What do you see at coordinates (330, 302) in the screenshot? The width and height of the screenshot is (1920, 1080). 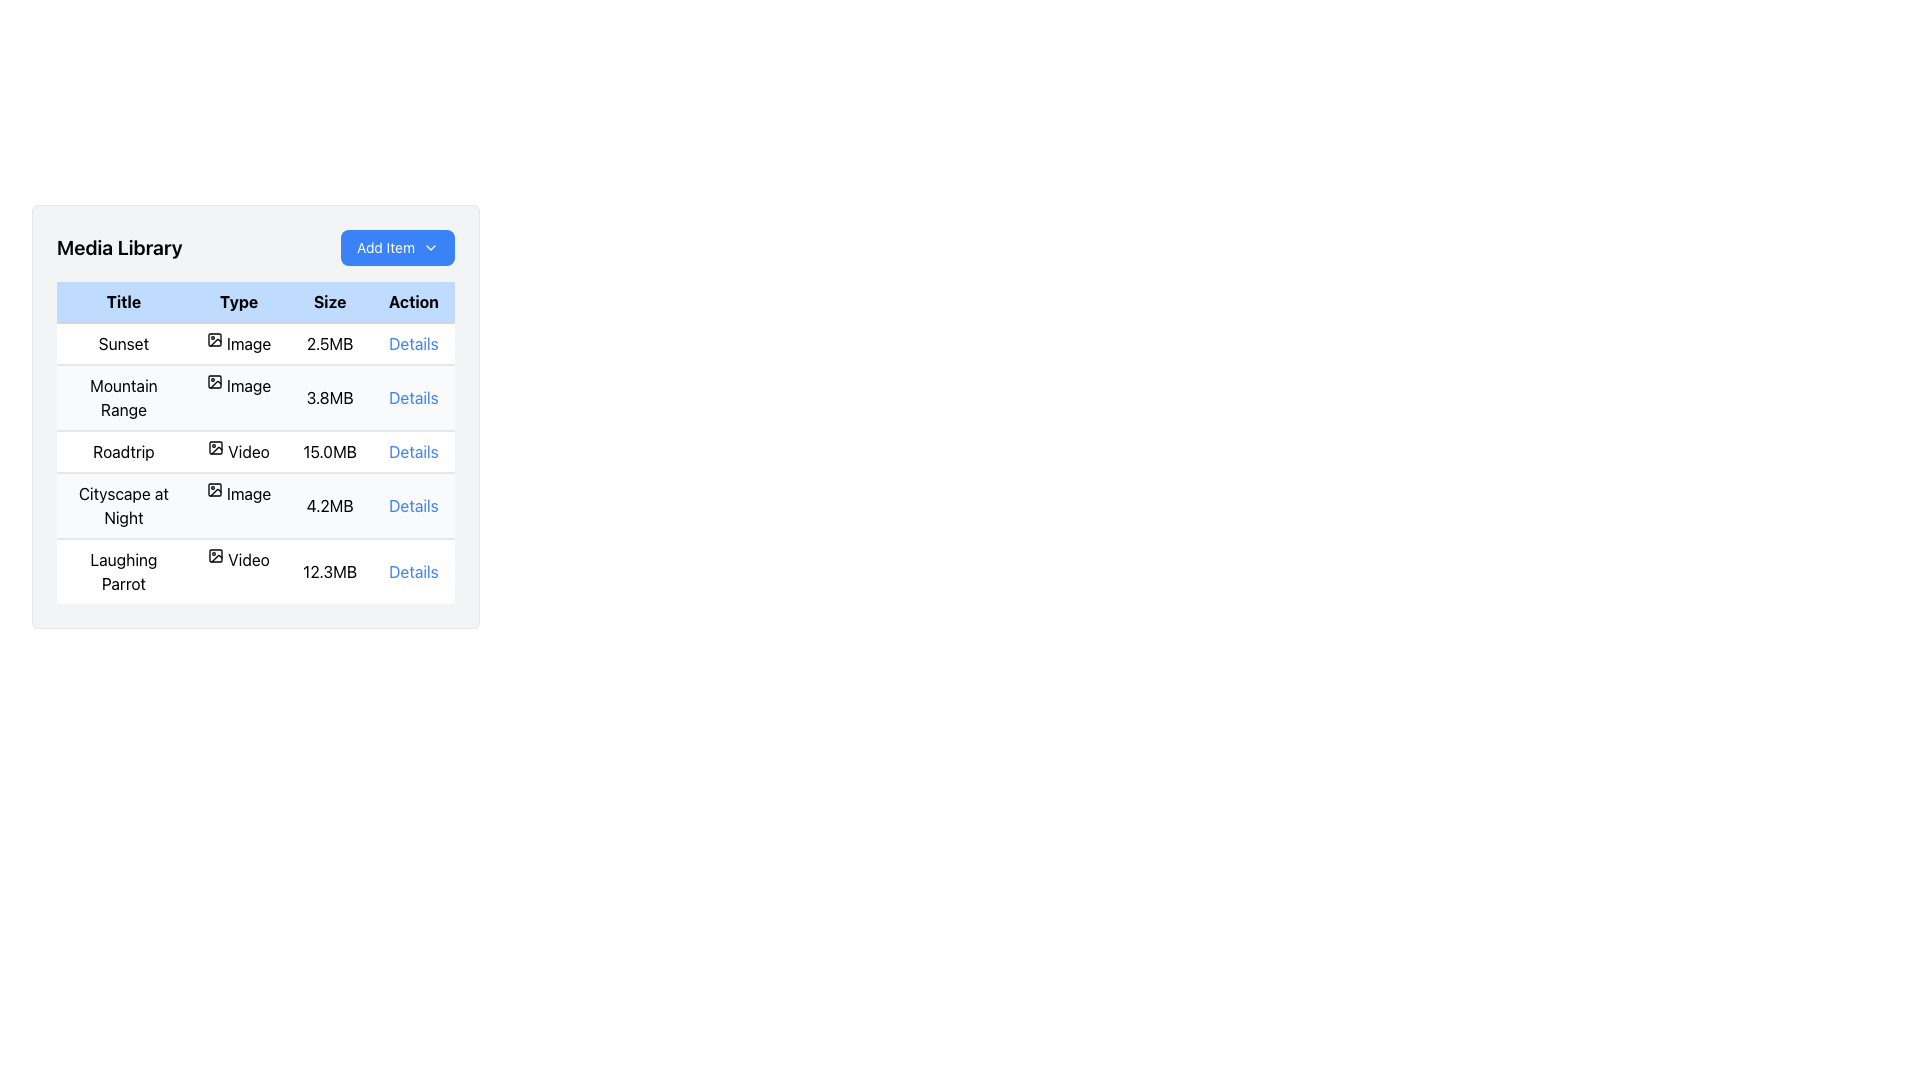 I see `text label displaying 'Size' which is centered in the third column of a table header row` at bounding box center [330, 302].